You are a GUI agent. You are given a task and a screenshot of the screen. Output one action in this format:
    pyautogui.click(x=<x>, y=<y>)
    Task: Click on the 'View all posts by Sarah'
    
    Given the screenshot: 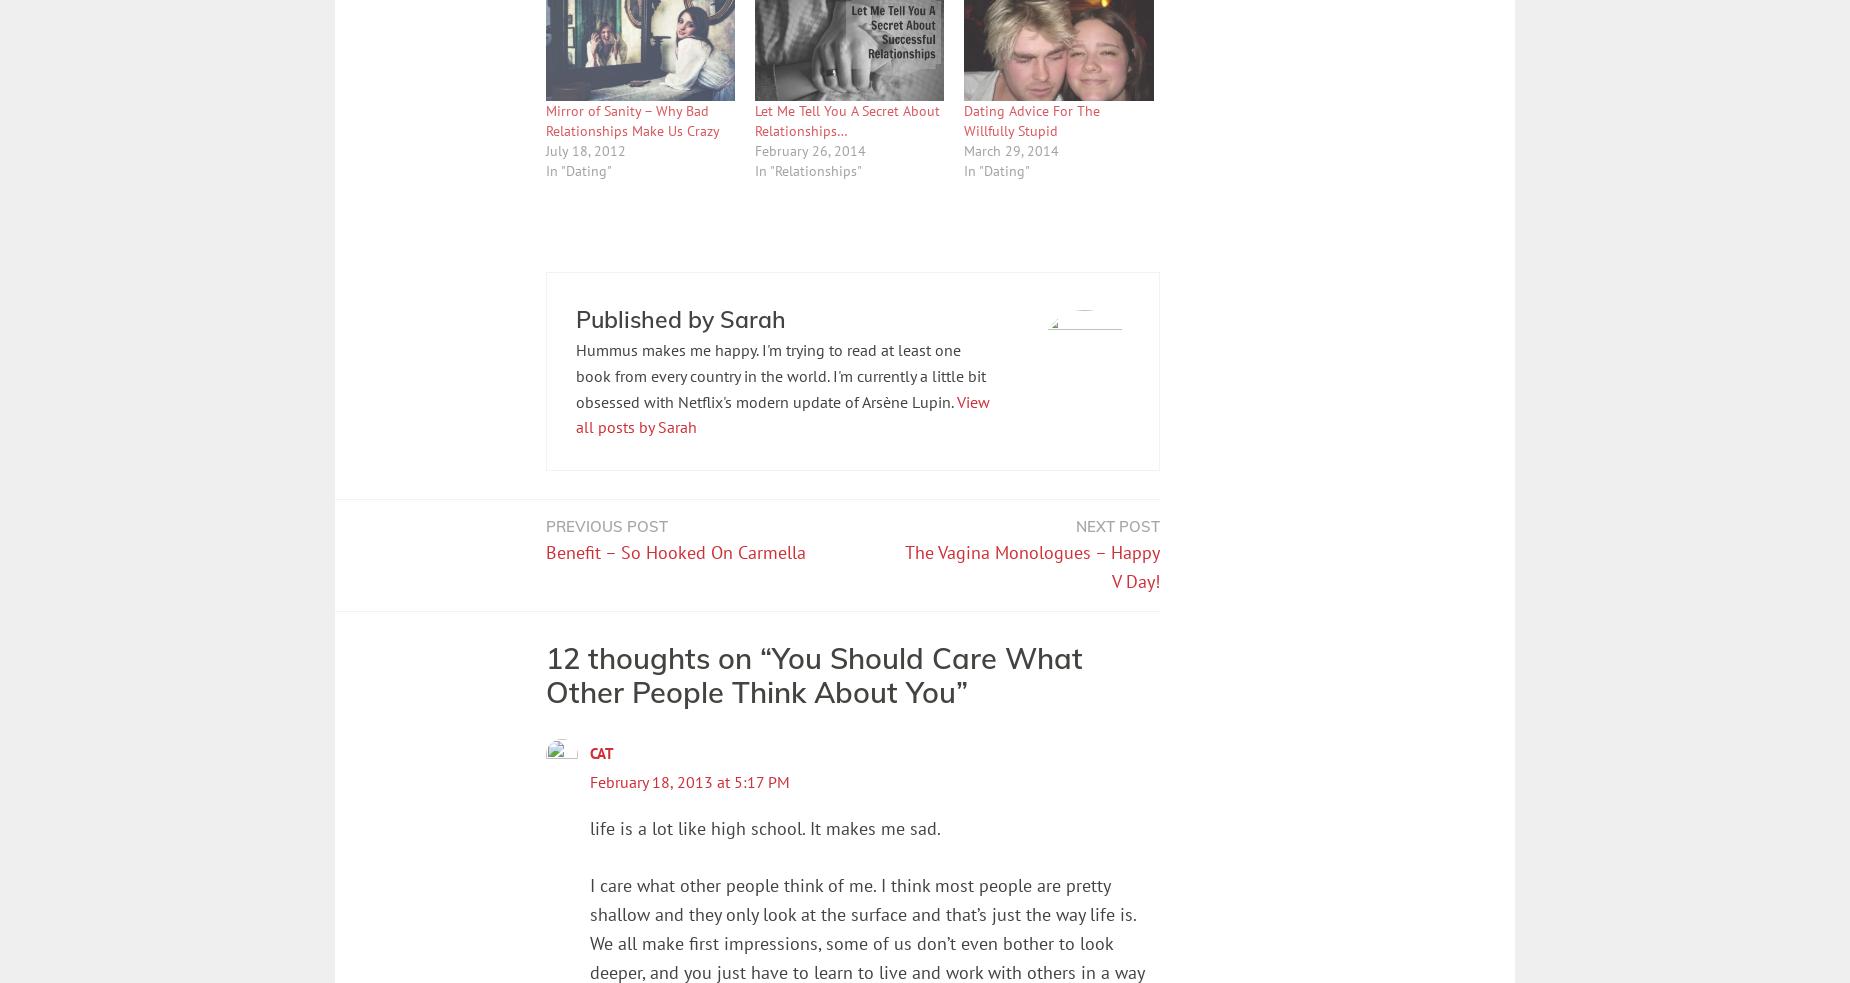 What is the action you would take?
    pyautogui.click(x=781, y=413)
    